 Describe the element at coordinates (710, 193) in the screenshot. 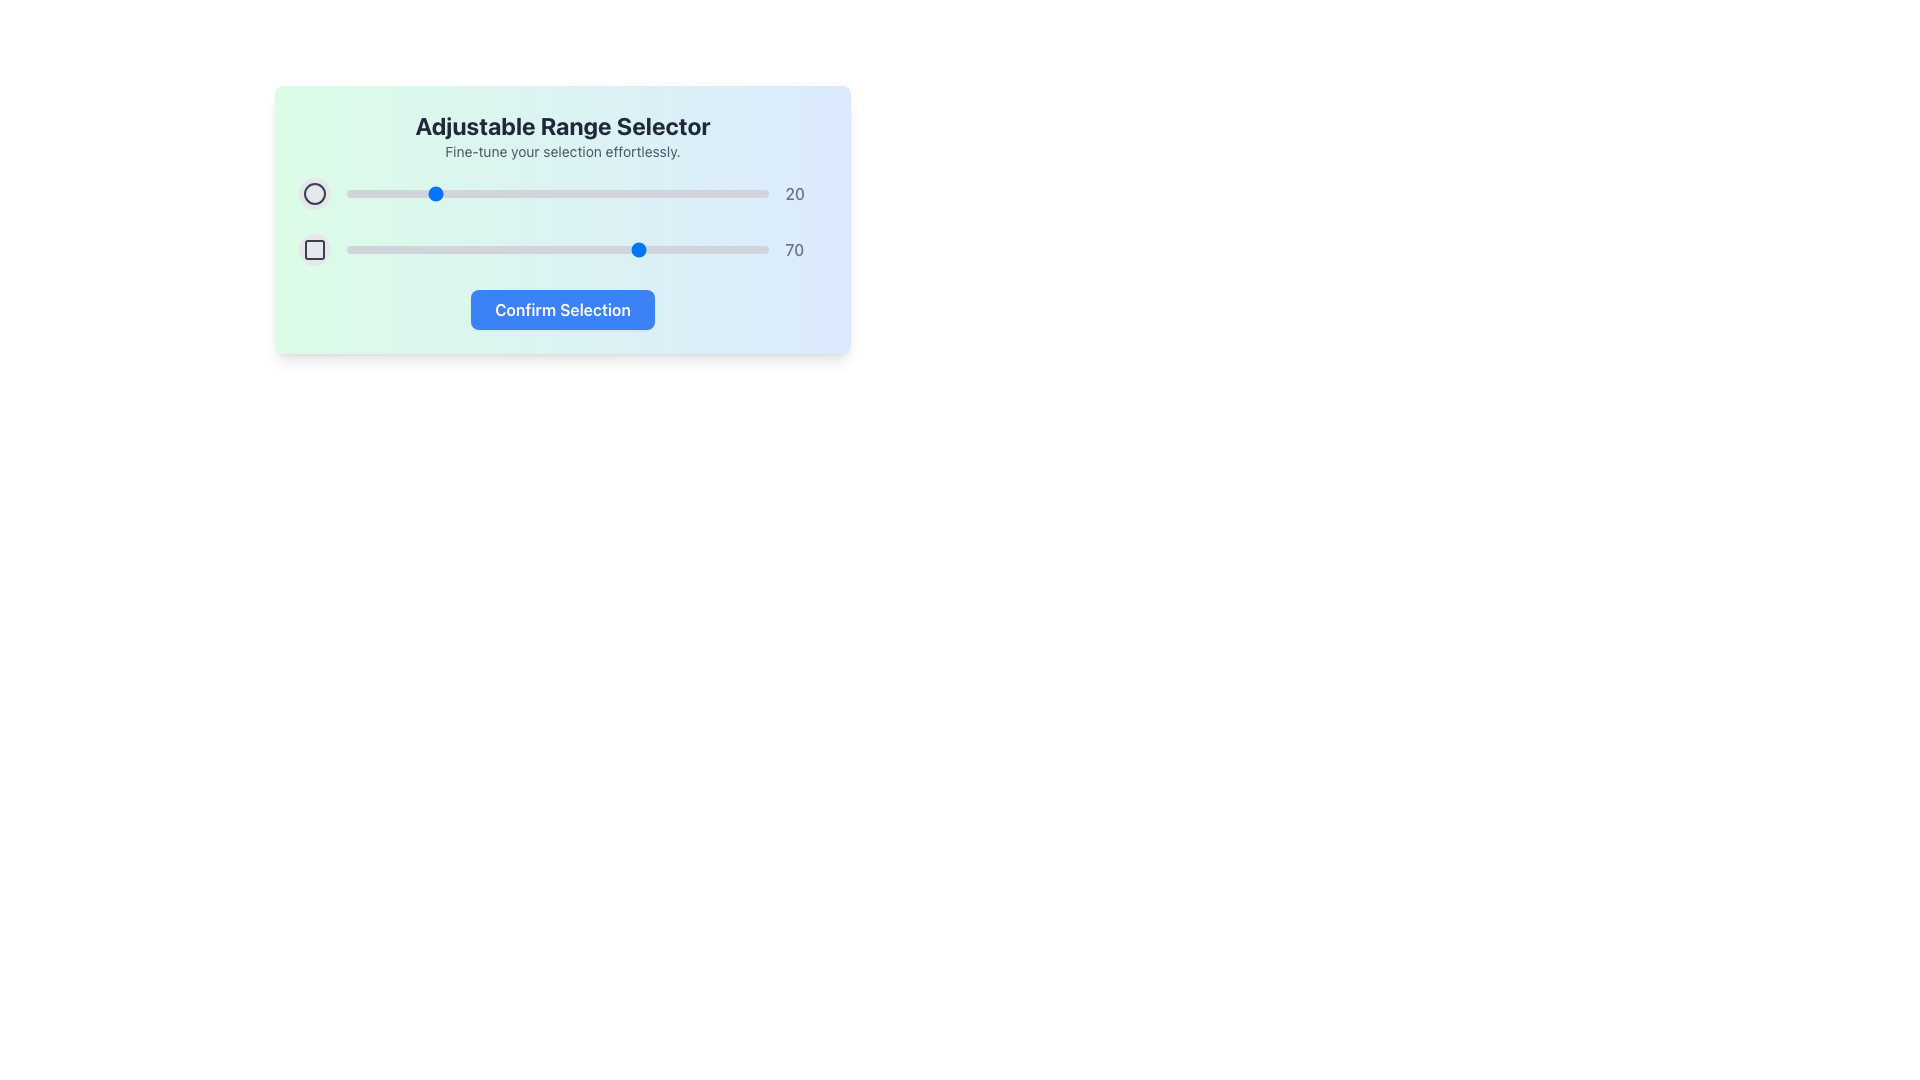

I see `slider` at that location.